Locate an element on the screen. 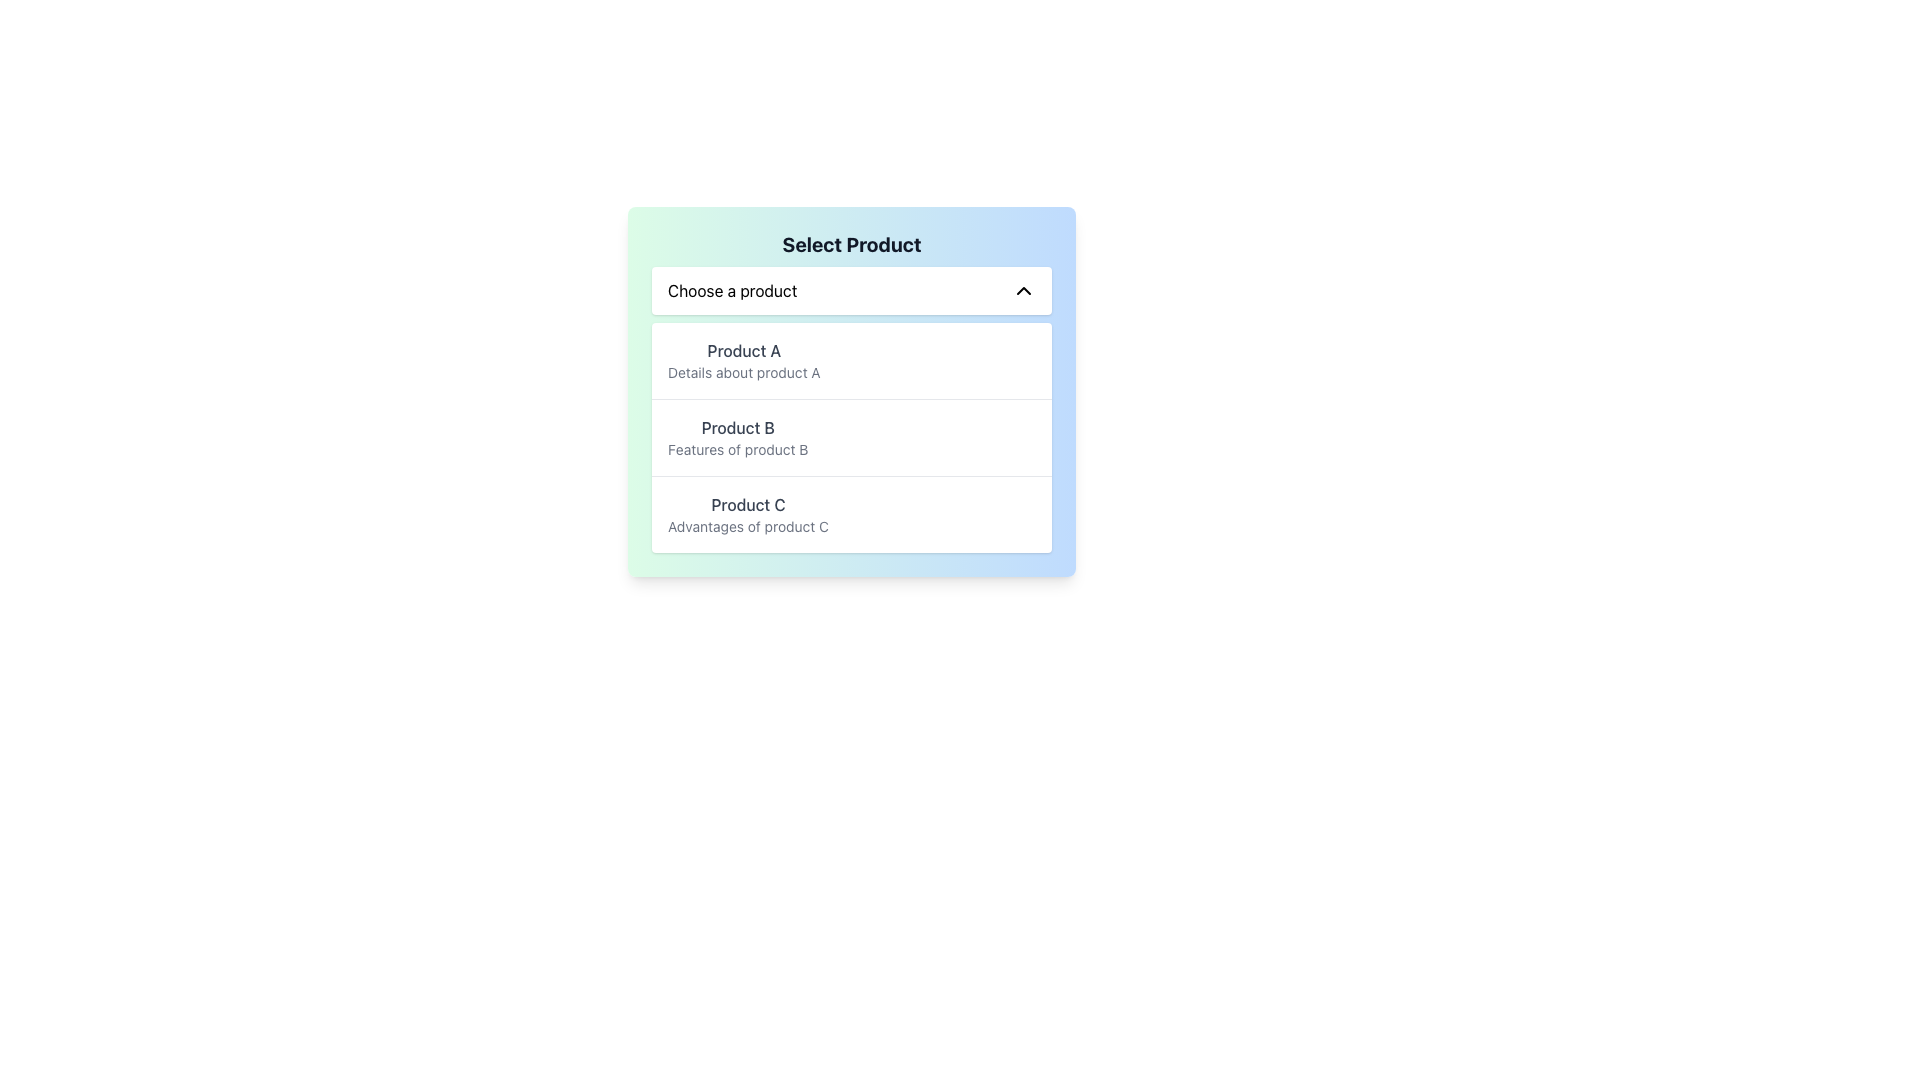  the Text Display Block that shows 'Product B' and its description 'Features of product B', which is the second item in a vertical list of products within a dropdown selection is located at coordinates (737, 437).